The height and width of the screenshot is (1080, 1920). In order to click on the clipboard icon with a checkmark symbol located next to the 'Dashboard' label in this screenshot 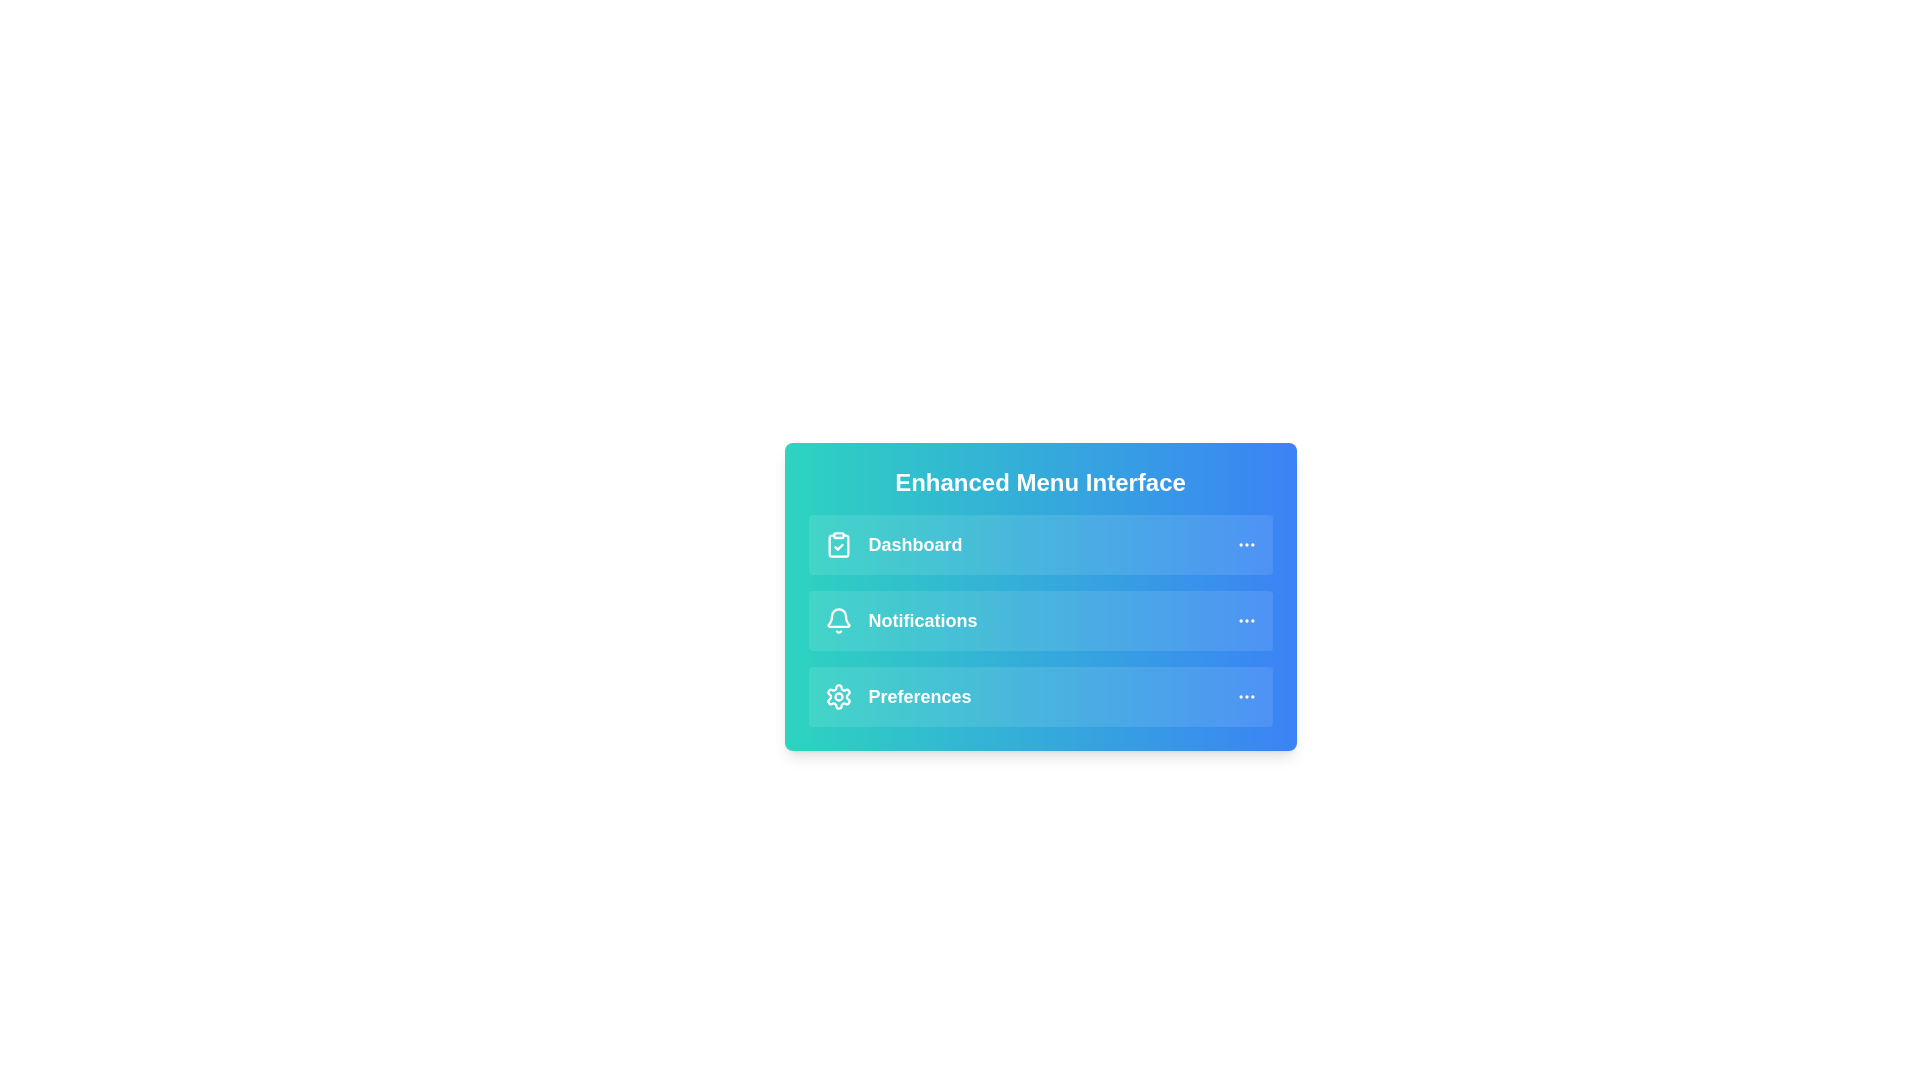, I will do `click(838, 544)`.